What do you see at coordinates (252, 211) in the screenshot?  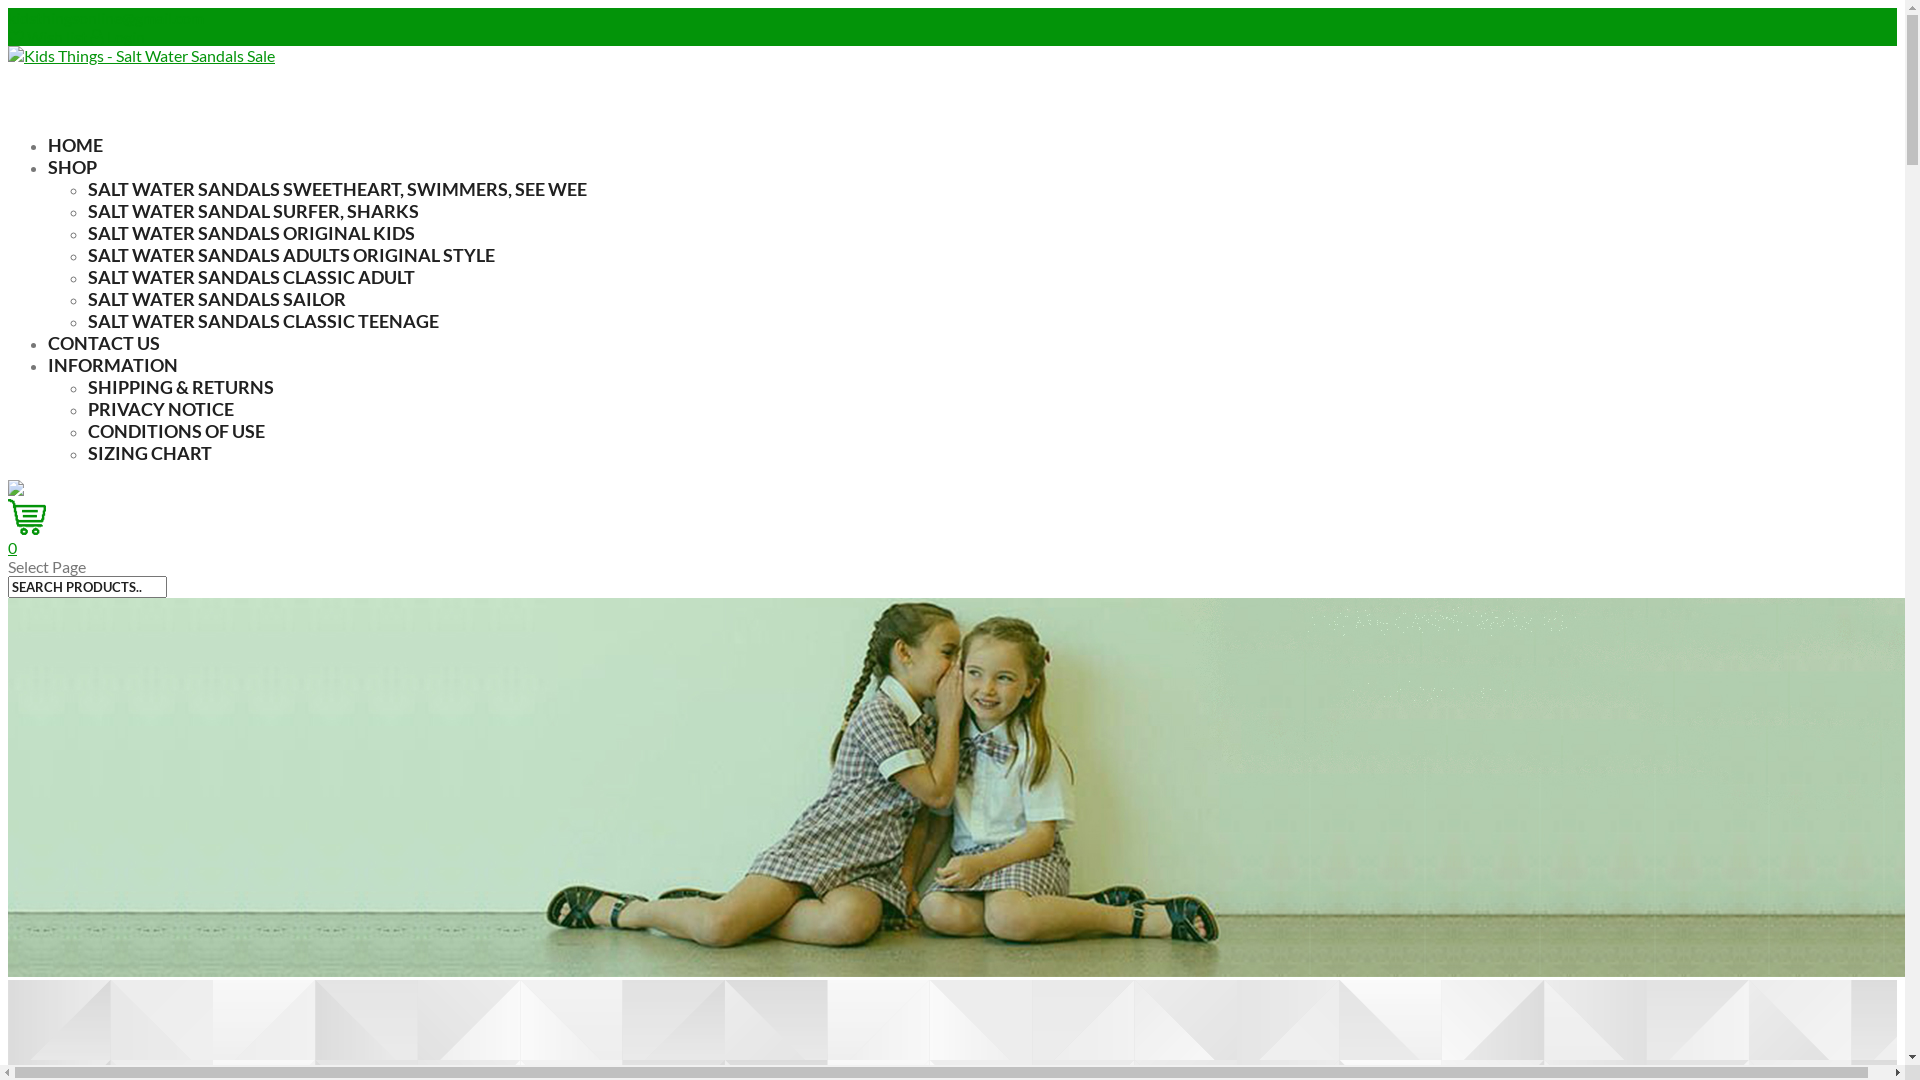 I see `'SALT WATER SANDAL SURFER, SHARKS'` at bounding box center [252, 211].